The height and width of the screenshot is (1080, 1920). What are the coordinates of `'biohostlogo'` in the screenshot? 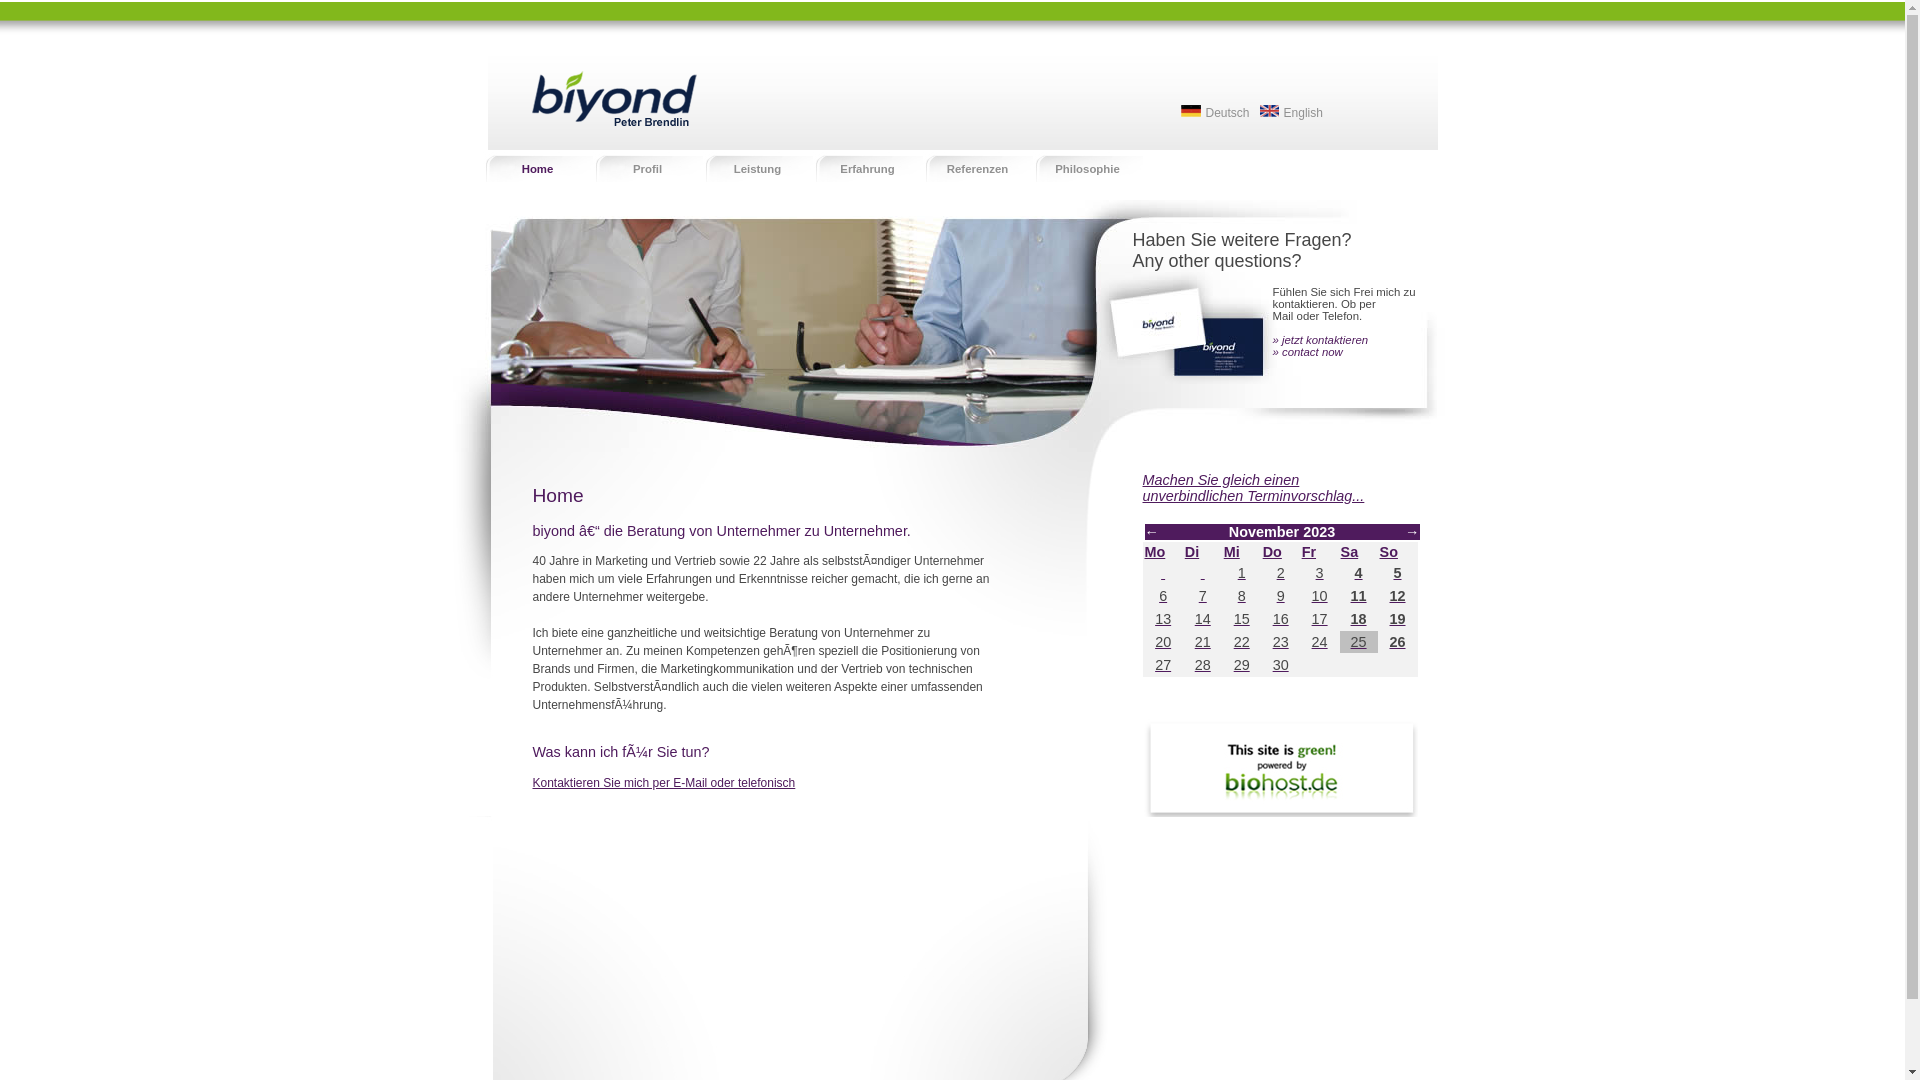 It's located at (1278, 766).